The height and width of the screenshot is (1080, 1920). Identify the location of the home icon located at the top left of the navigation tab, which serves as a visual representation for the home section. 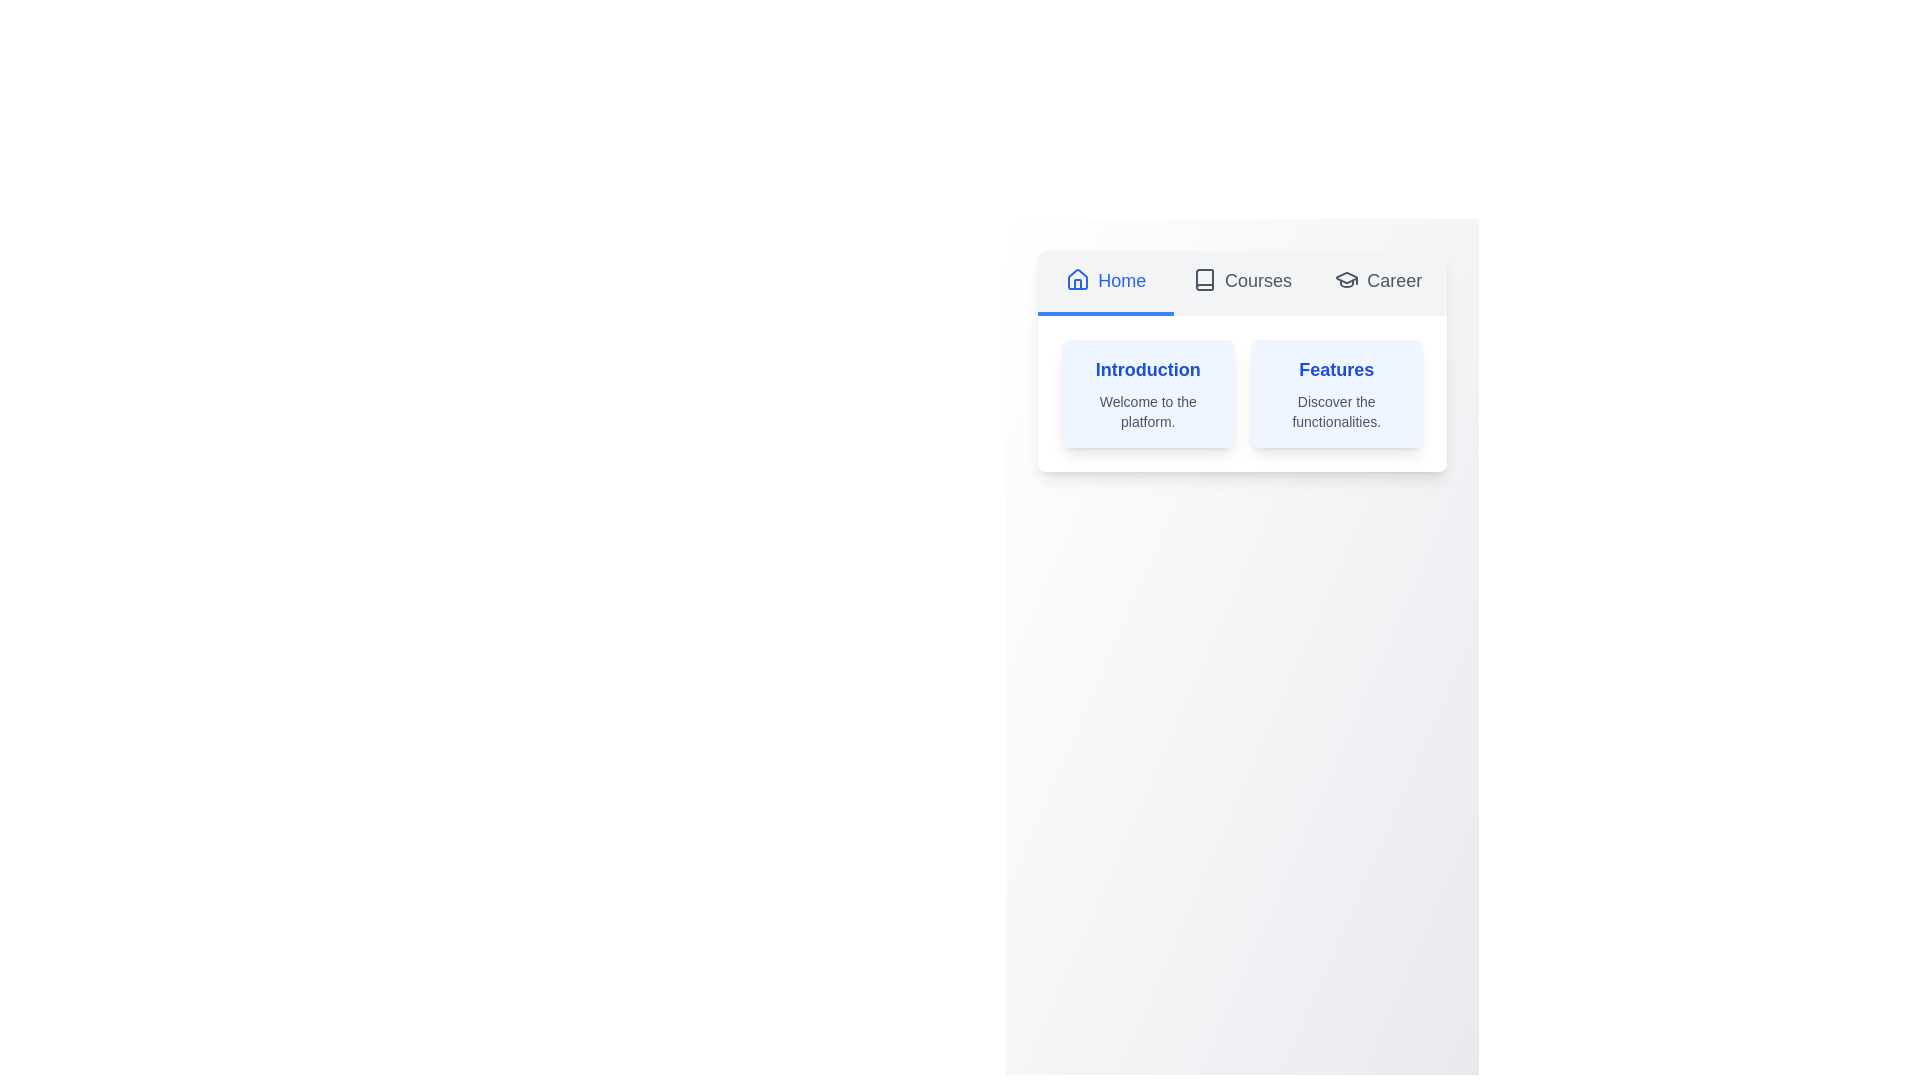
(1077, 280).